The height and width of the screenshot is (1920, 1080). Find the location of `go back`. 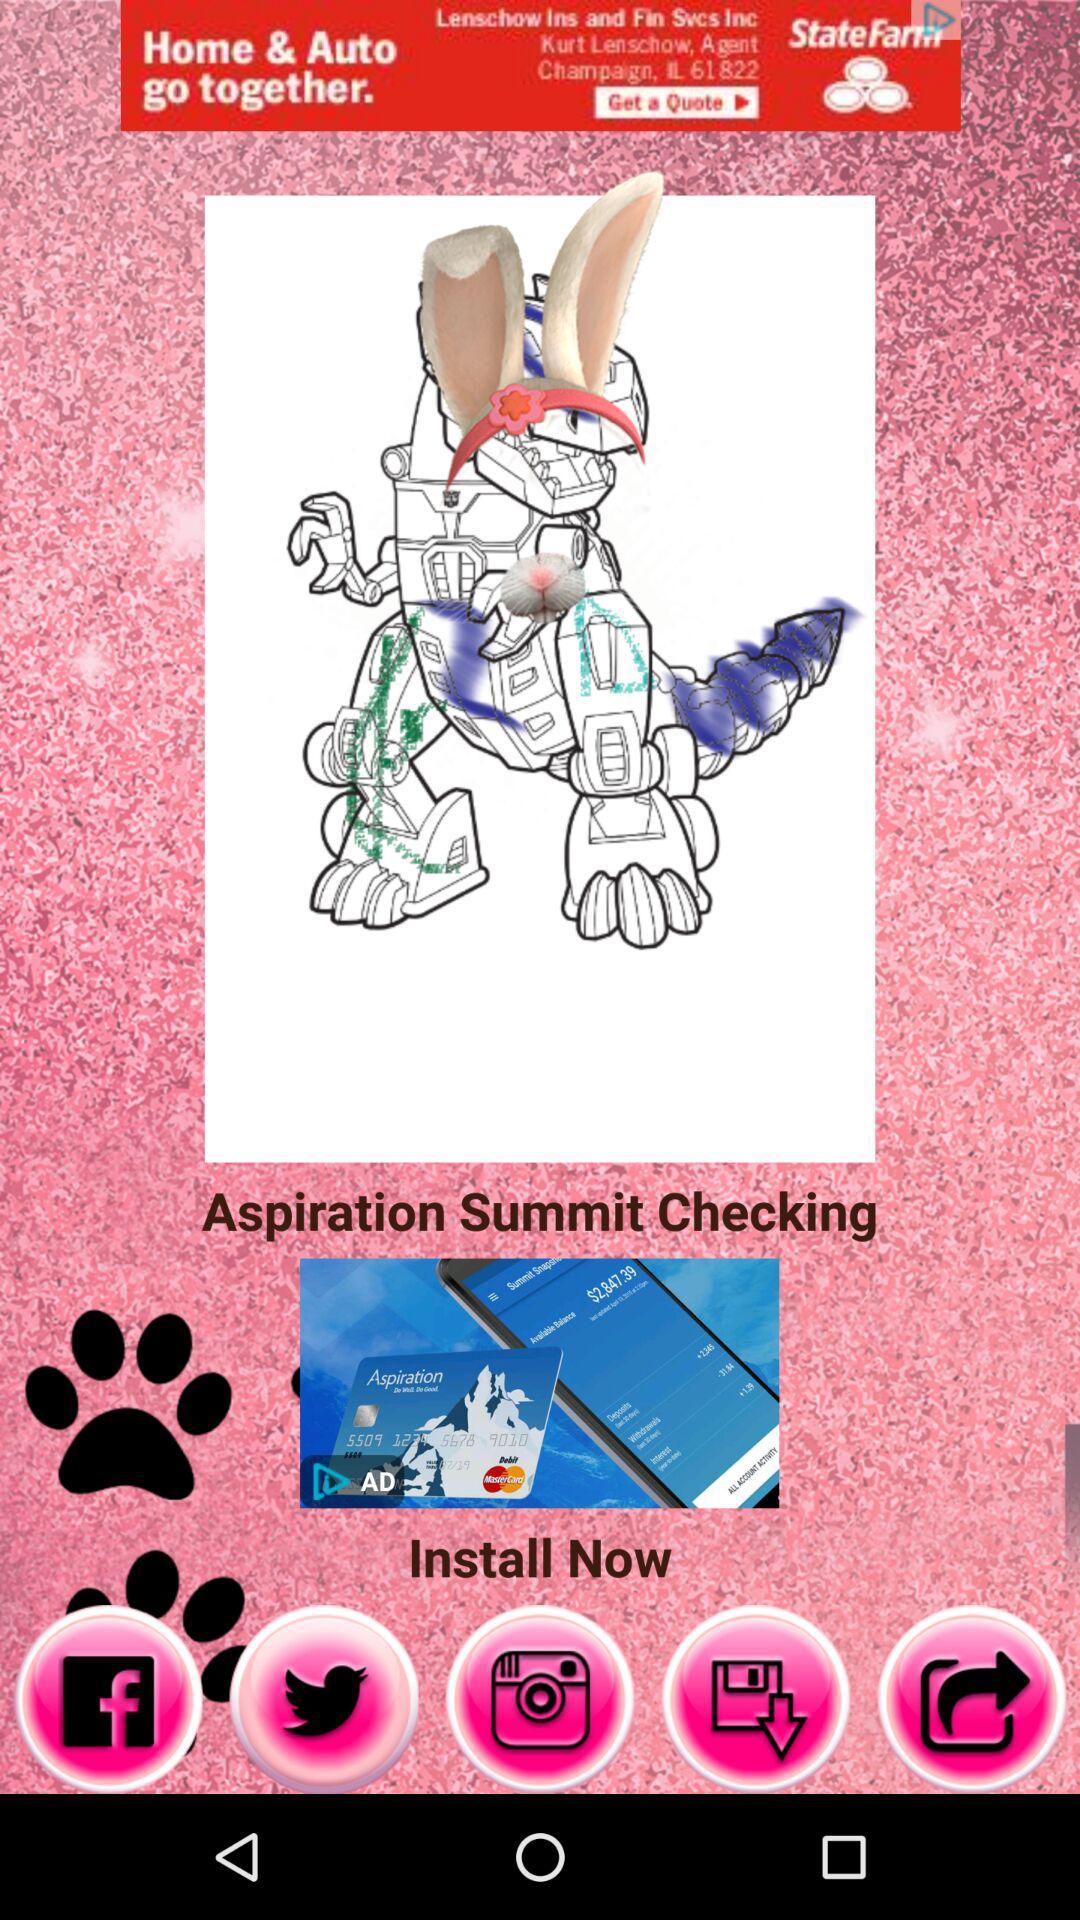

go back is located at coordinates (971, 1698).